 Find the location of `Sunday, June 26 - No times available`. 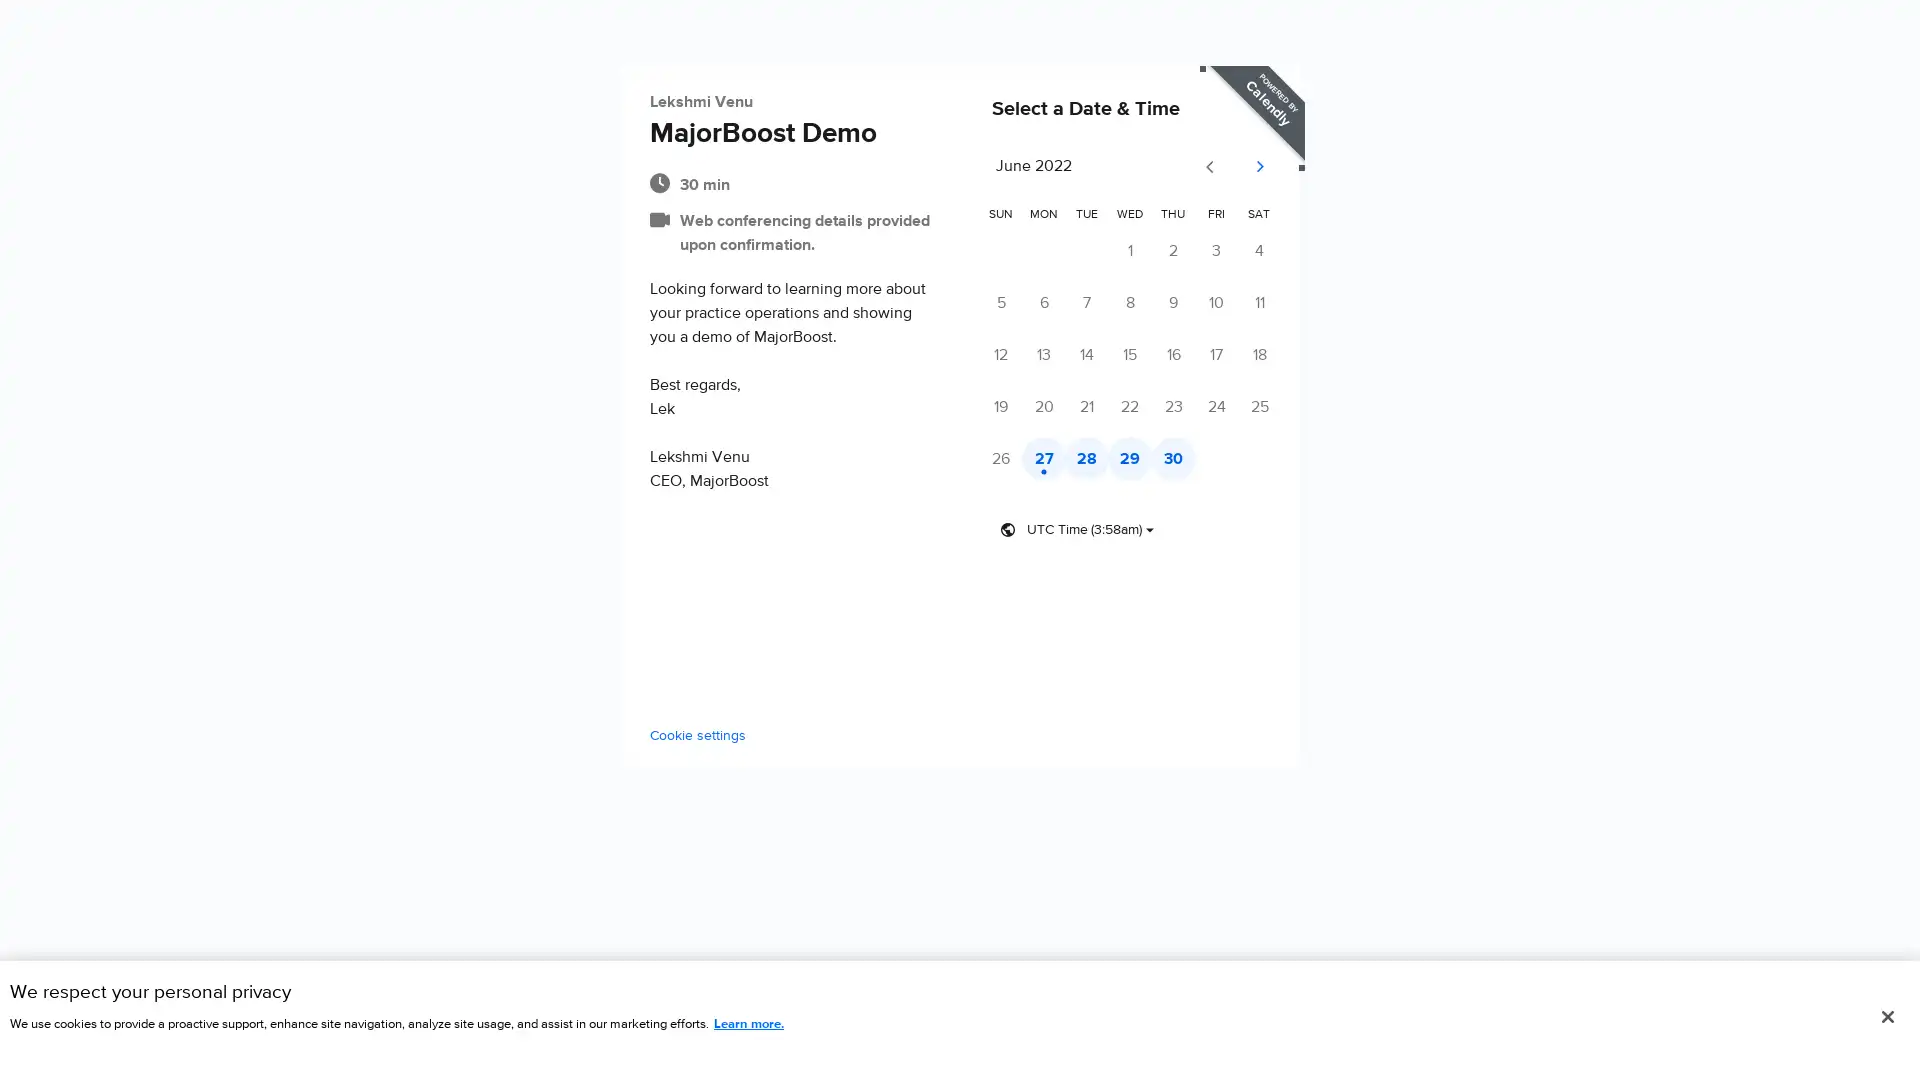

Sunday, June 26 - No times available is located at coordinates (1003, 459).